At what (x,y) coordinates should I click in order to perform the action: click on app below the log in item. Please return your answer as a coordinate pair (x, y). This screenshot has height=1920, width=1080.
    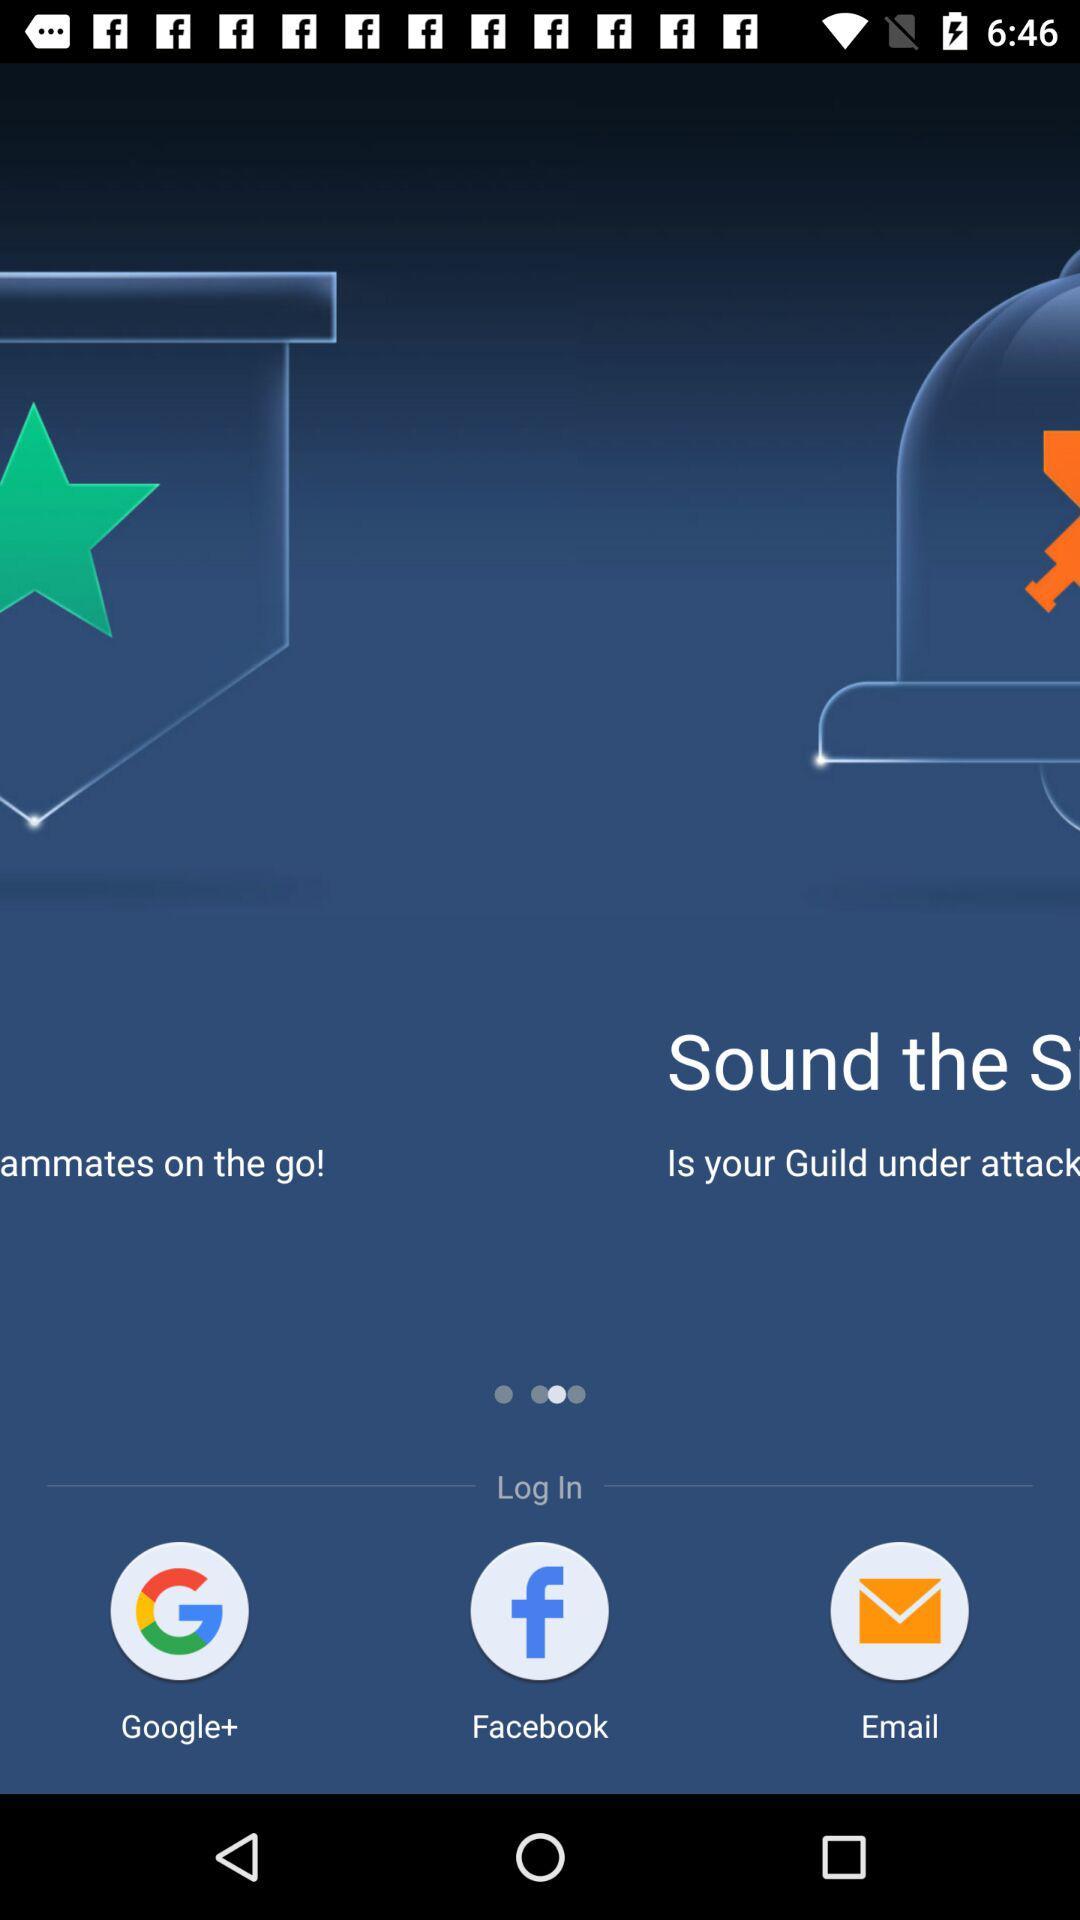
    Looking at the image, I should click on (538, 1613).